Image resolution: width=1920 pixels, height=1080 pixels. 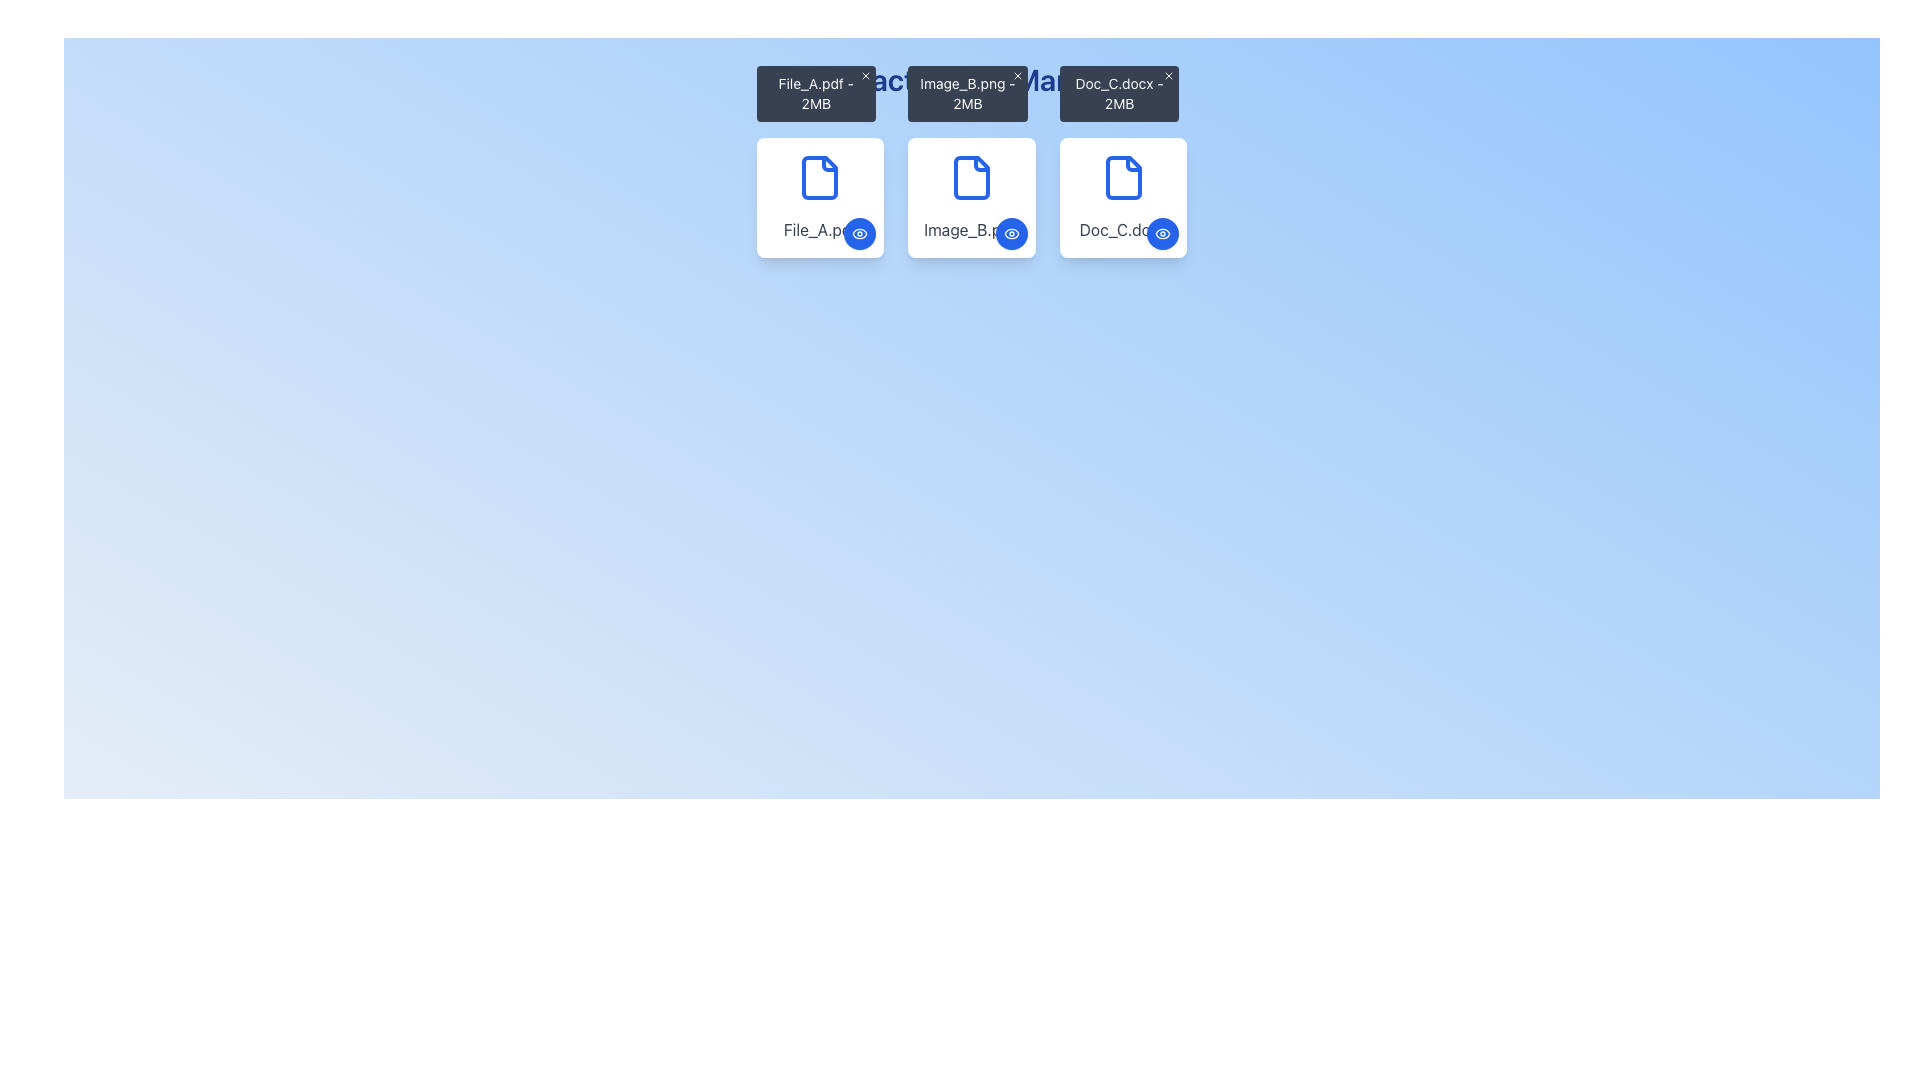 What do you see at coordinates (971, 176) in the screenshot?
I see `the icon representing the file 'Image_B.png', which is located within a white, rounded rectangle card` at bounding box center [971, 176].